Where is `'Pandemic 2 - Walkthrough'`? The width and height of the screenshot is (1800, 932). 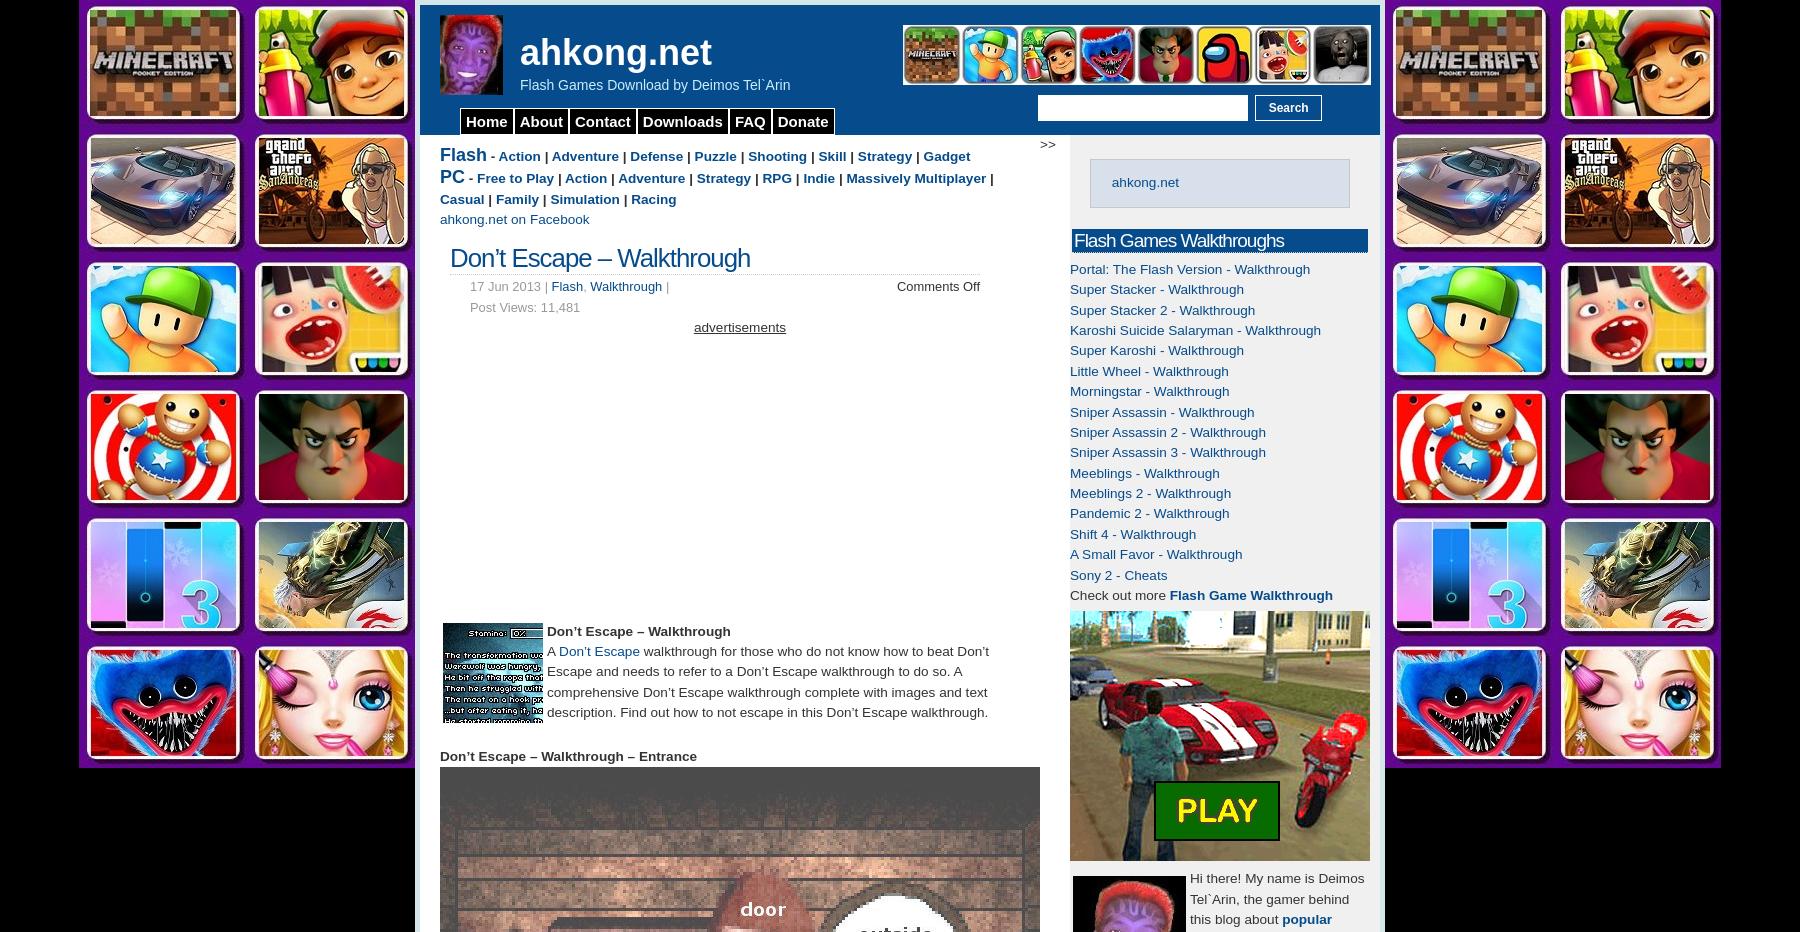
'Pandemic 2 - Walkthrough' is located at coordinates (1069, 512).